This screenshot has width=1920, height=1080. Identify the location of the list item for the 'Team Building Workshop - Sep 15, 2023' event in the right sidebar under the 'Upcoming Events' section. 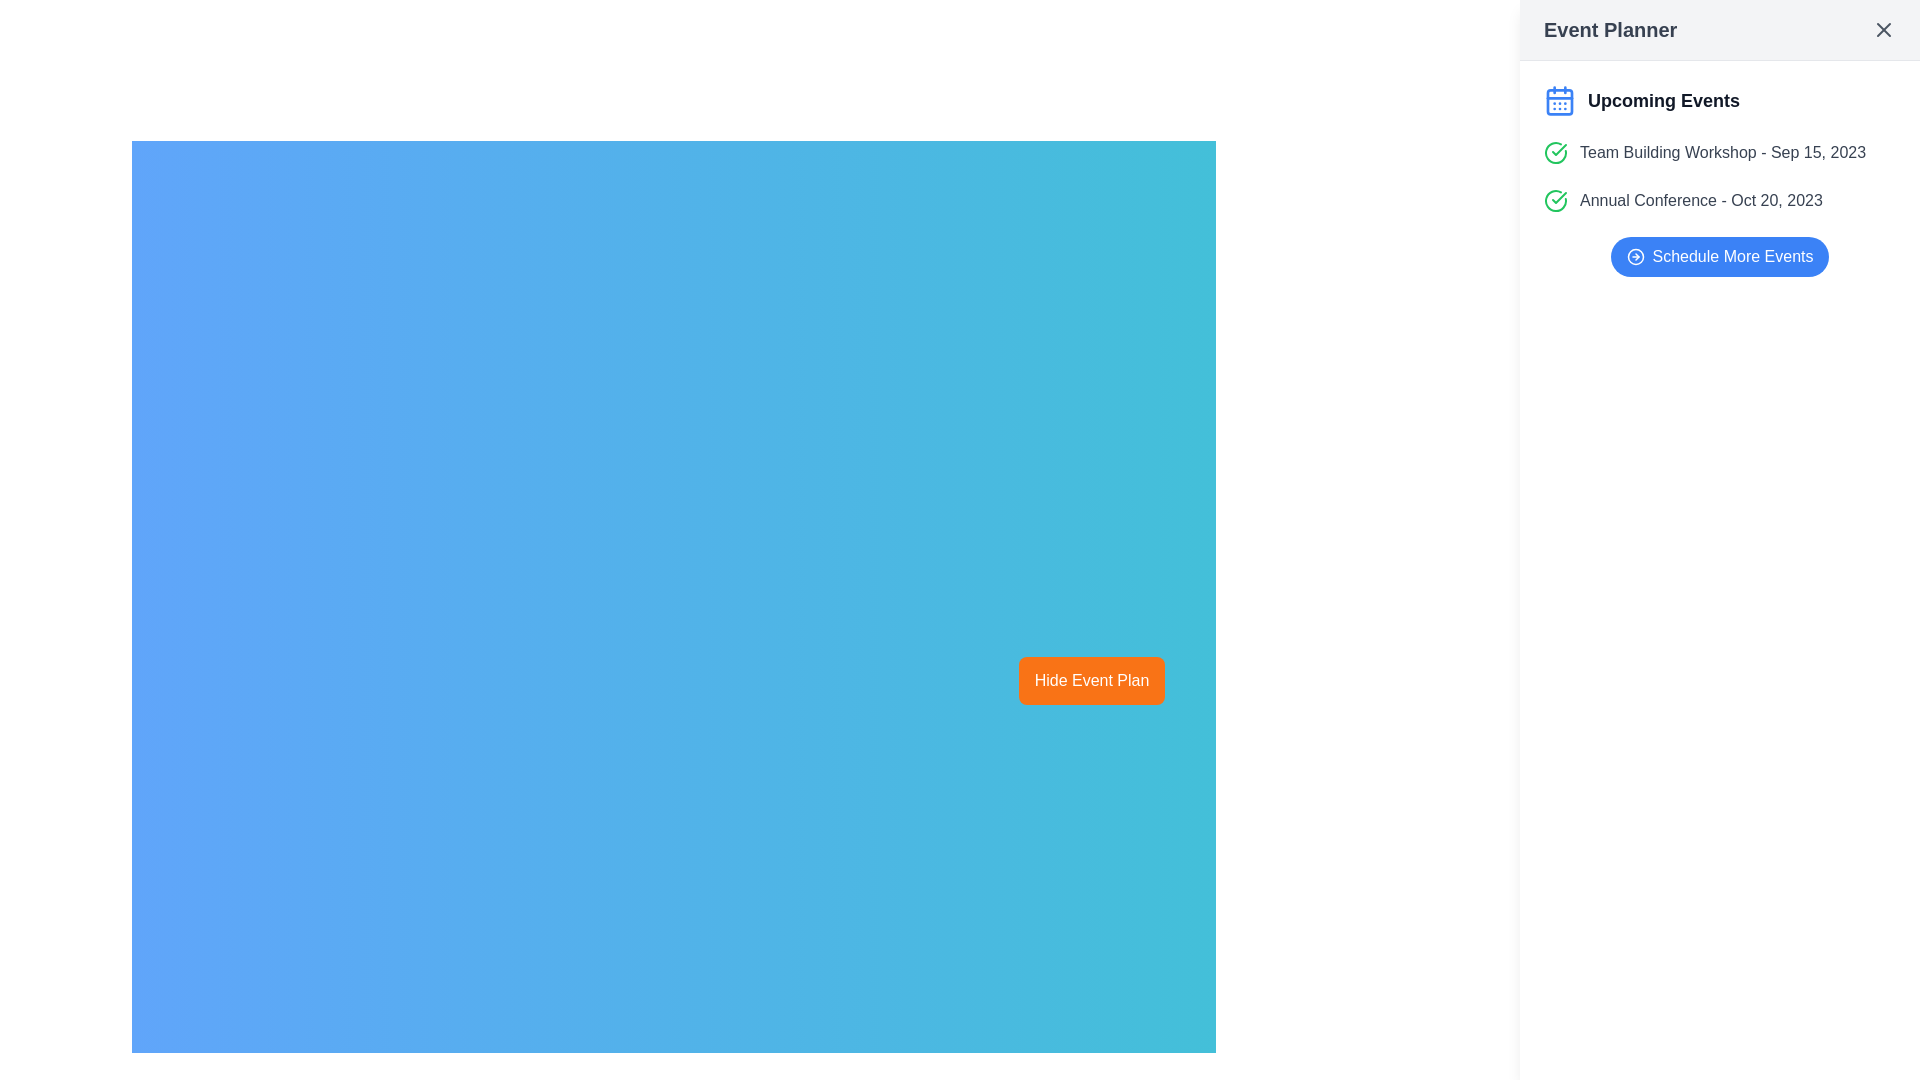
(1718, 152).